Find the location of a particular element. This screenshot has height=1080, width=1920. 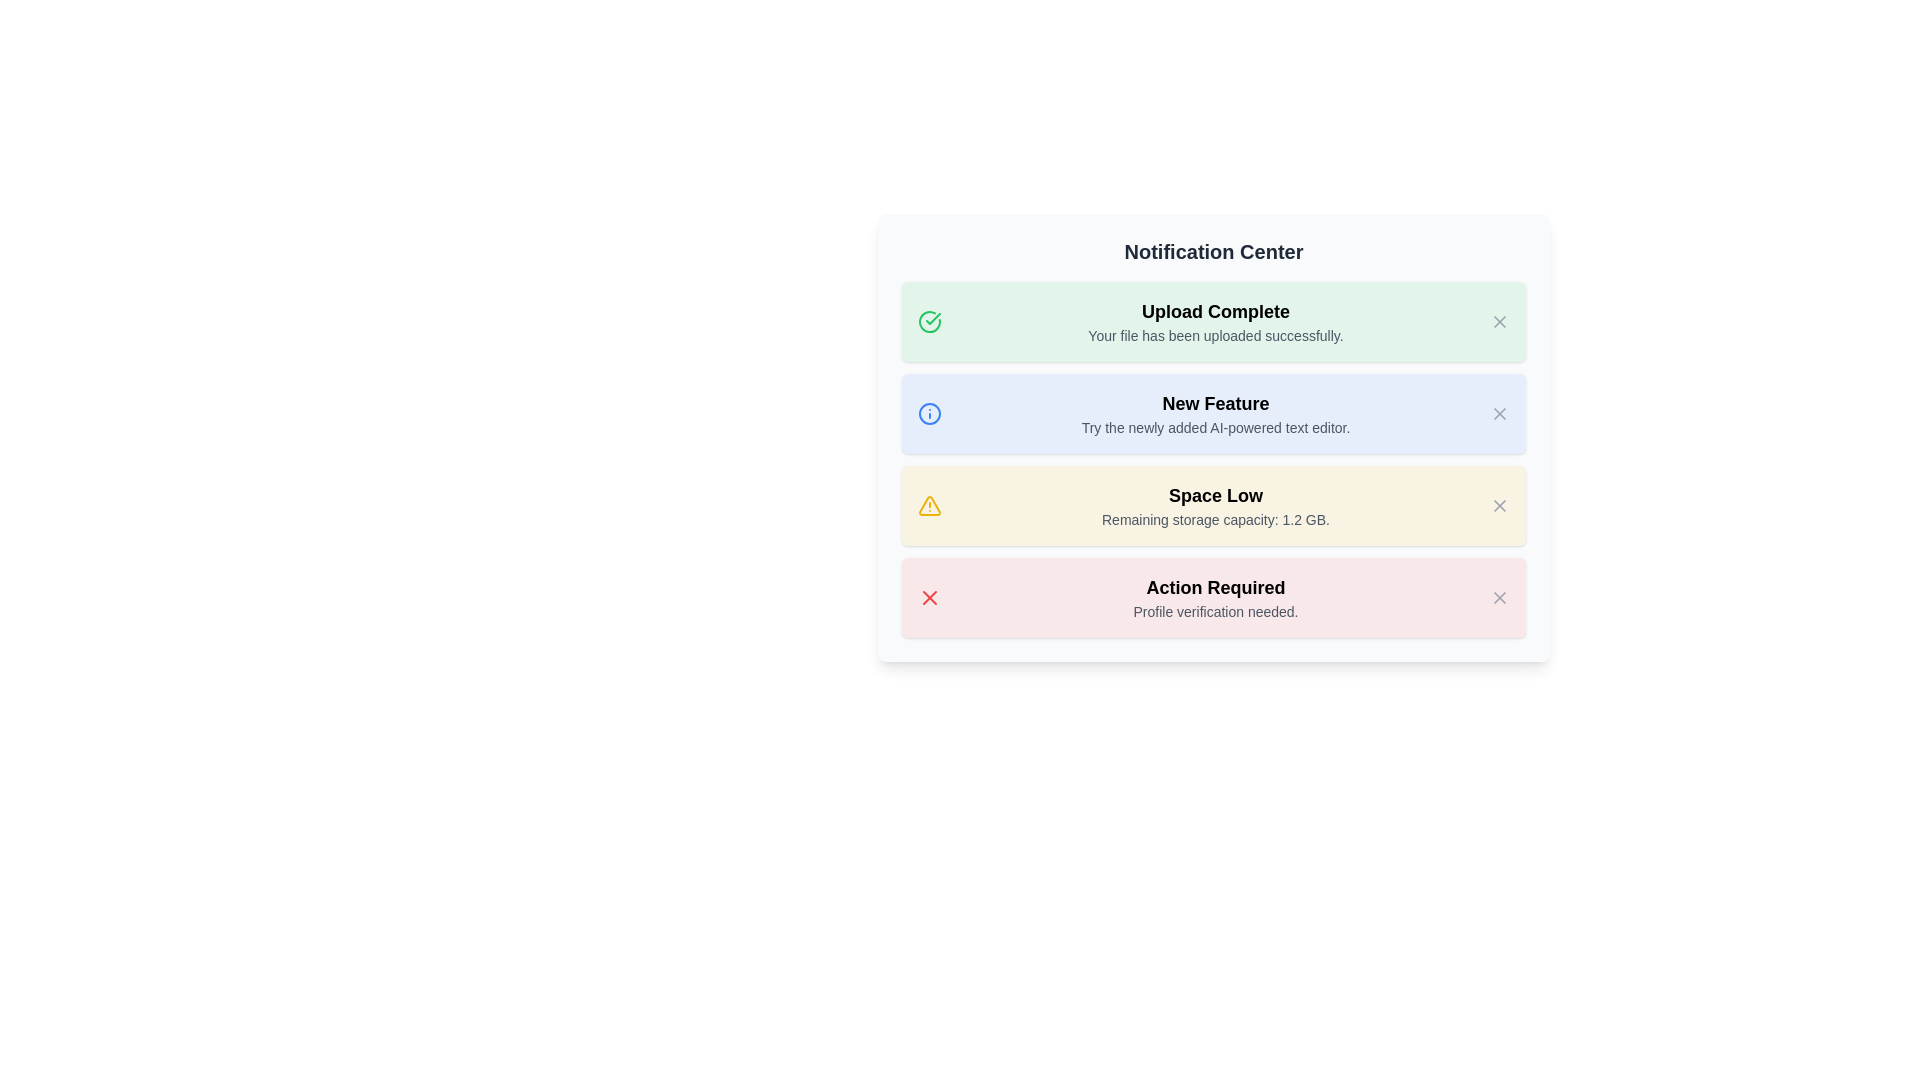

information displayed in the yellow notification box titled 'Space Low' with a subtitle indicating remaining storage capacity is located at coordinates (1213, 504).